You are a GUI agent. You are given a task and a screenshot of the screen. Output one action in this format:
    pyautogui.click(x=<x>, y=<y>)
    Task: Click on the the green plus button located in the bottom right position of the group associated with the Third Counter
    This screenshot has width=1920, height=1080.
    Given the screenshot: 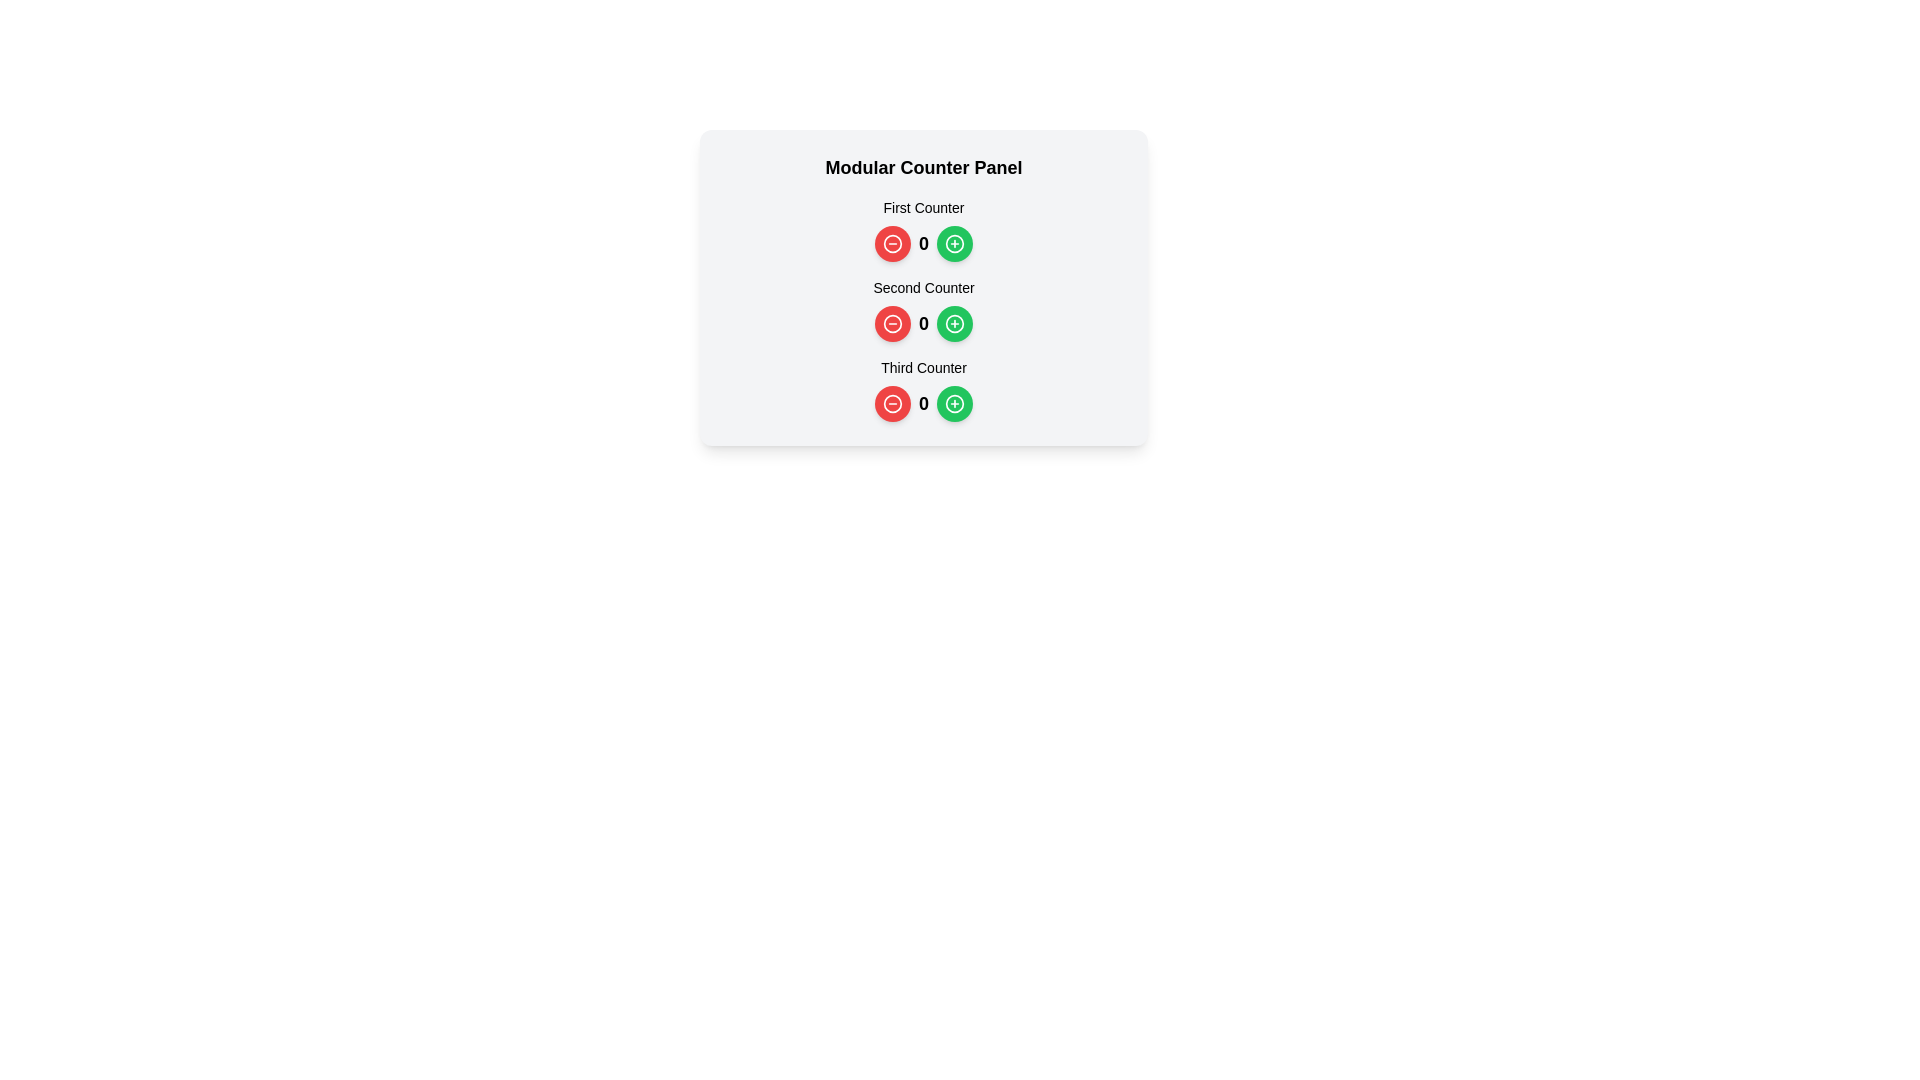 What is the action you would take?
    pyautogui.click(x=954, y=404)
    